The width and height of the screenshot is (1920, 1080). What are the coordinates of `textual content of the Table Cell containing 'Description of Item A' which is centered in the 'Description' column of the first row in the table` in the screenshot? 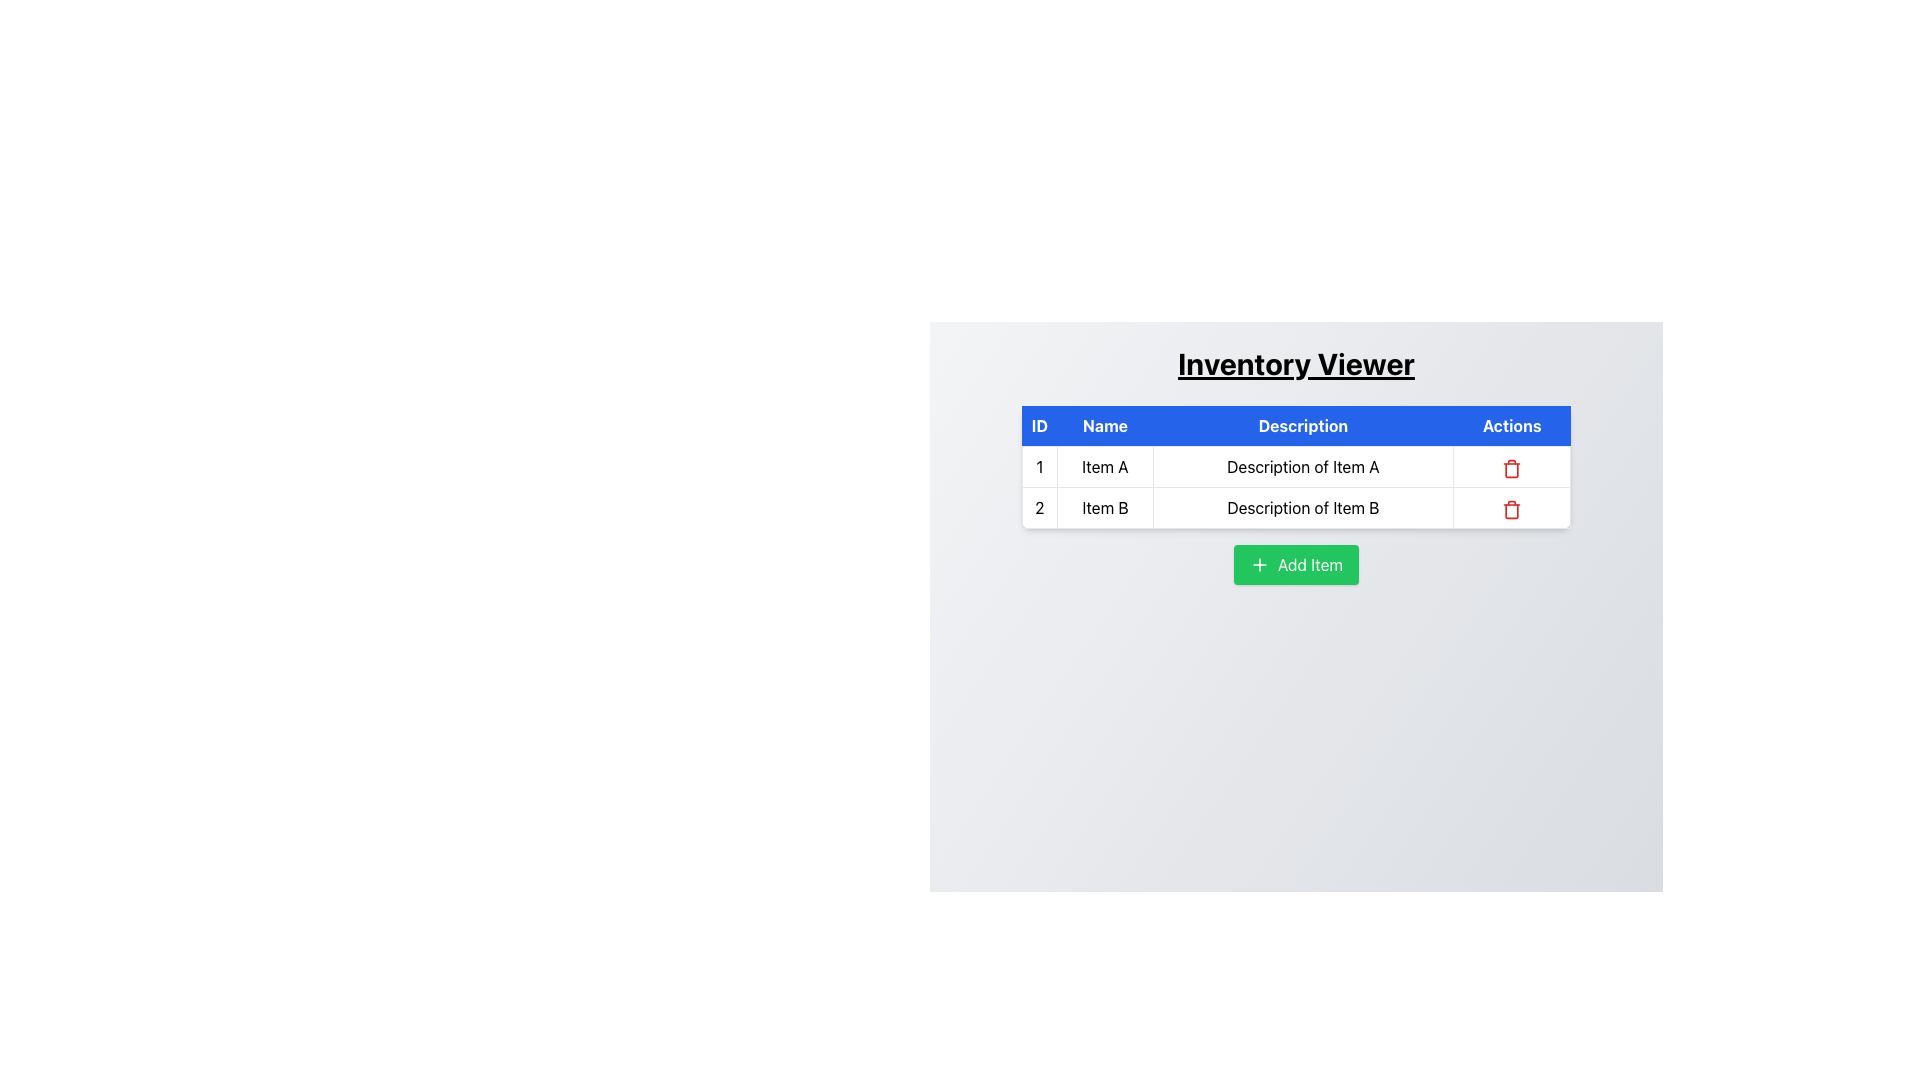 It's located at (1303, 466).